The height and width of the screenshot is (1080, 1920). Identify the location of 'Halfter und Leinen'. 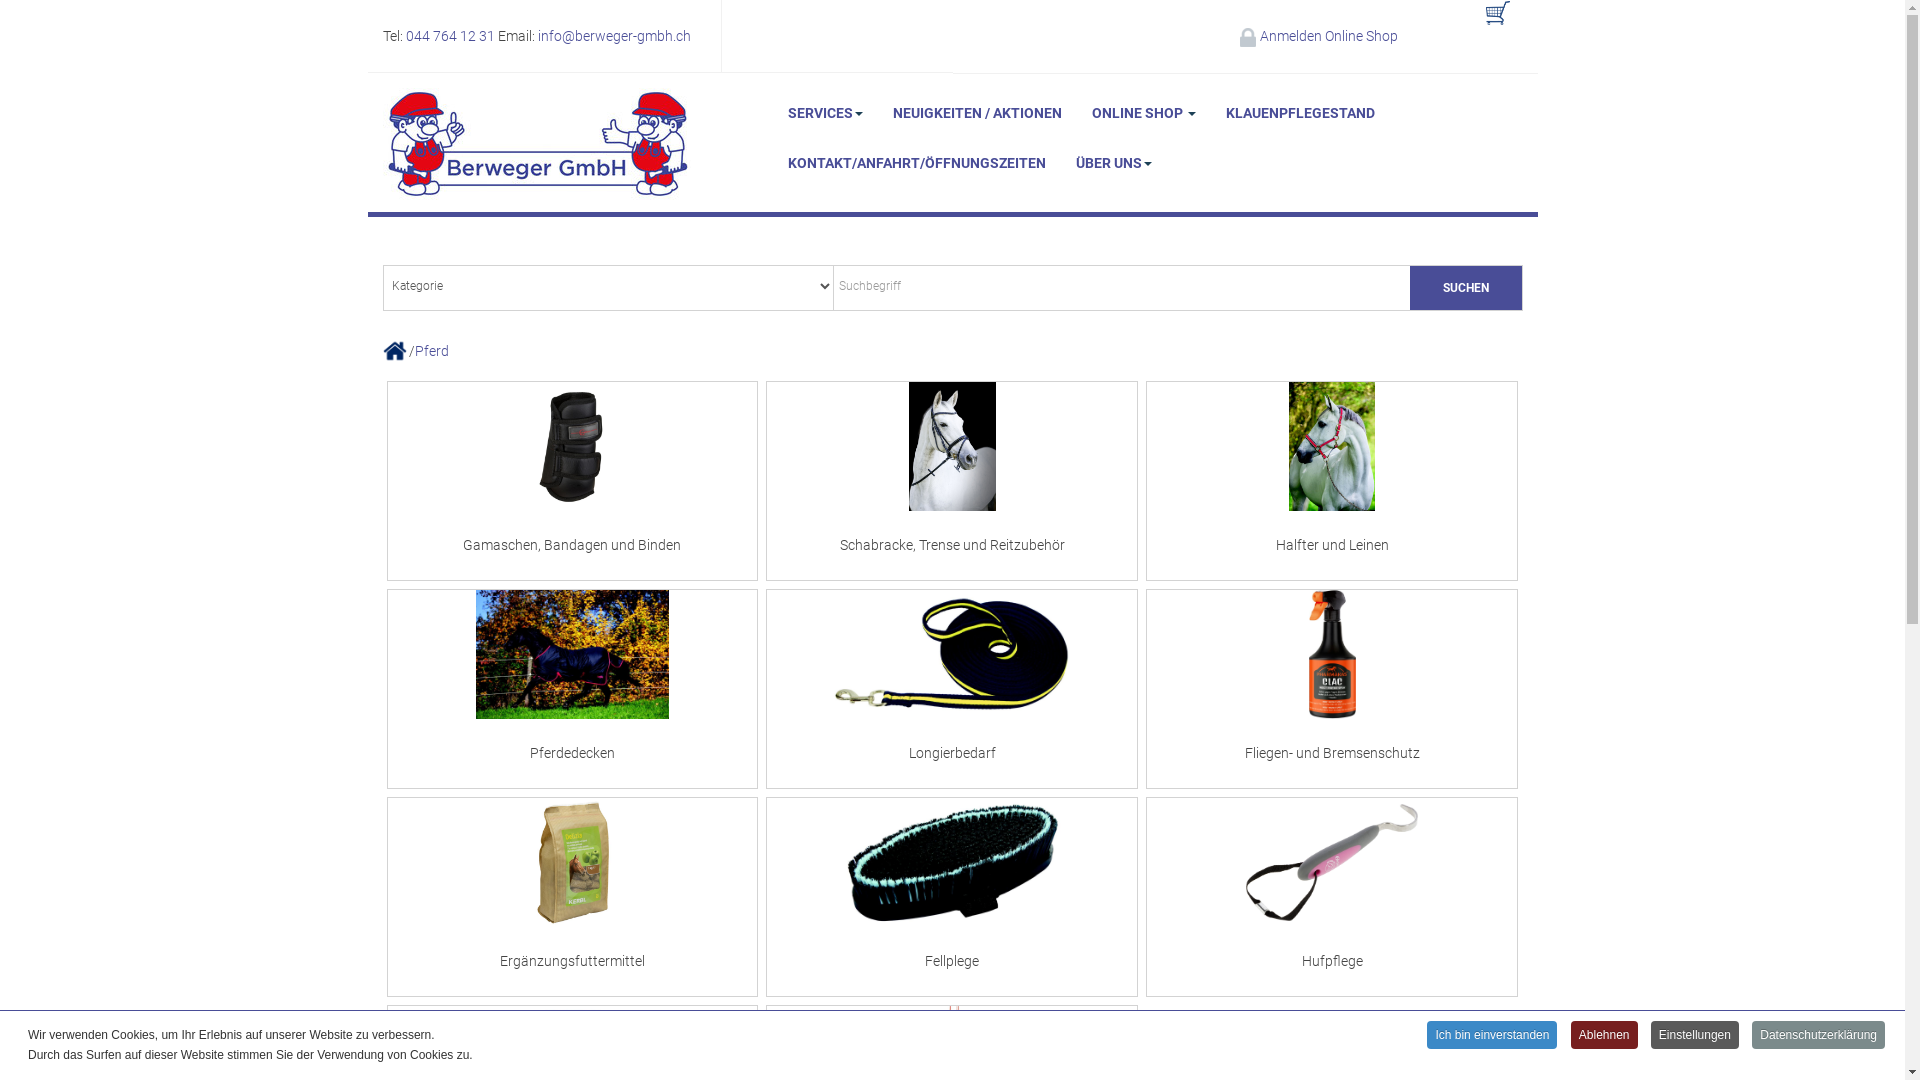
(1332, 481).